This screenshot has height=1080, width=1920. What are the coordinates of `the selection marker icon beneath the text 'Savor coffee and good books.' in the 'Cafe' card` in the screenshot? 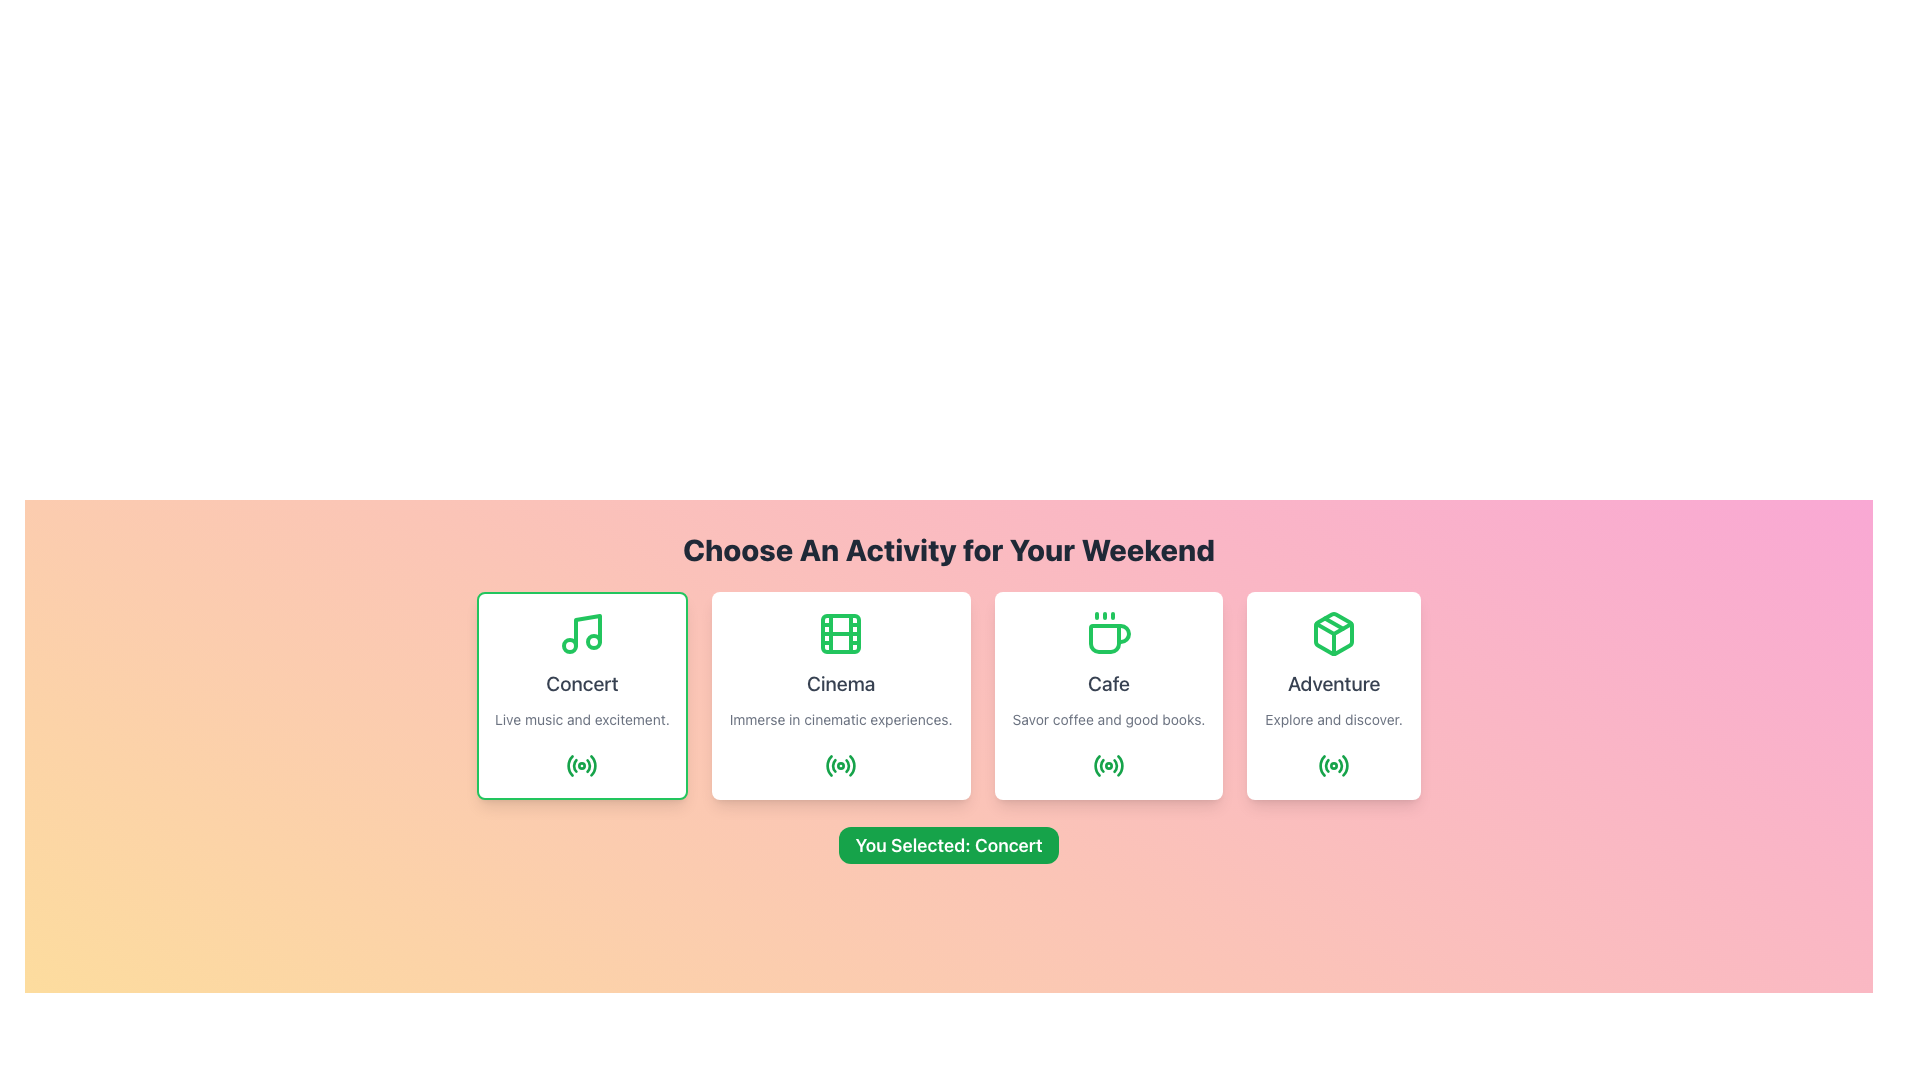 It's located at (1107, 765).